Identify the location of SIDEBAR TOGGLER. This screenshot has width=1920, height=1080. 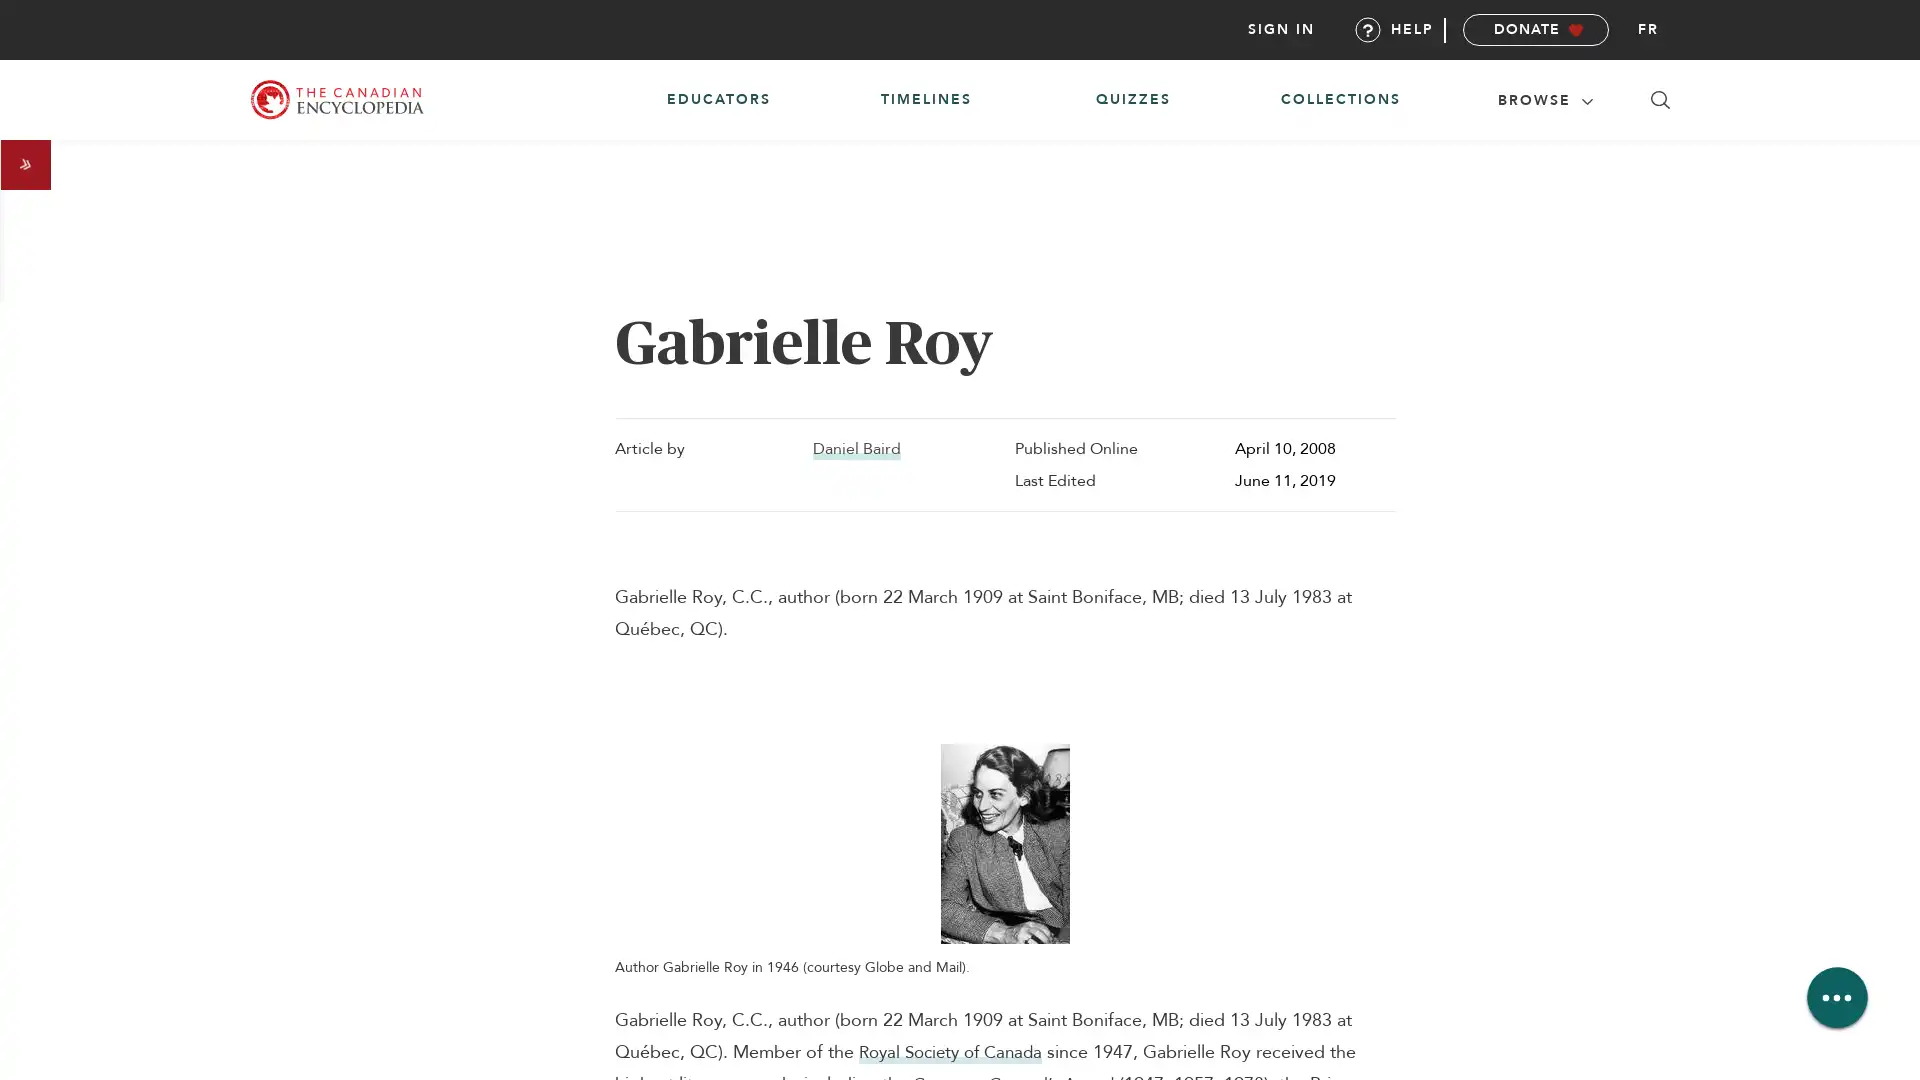
(25, 164).